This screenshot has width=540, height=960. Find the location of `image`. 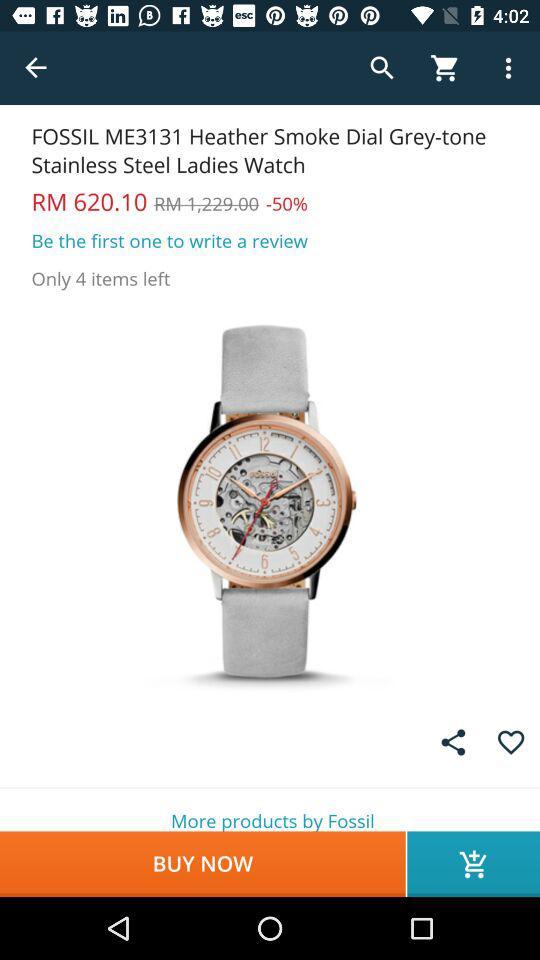

image is located at coordinates (270, 500).